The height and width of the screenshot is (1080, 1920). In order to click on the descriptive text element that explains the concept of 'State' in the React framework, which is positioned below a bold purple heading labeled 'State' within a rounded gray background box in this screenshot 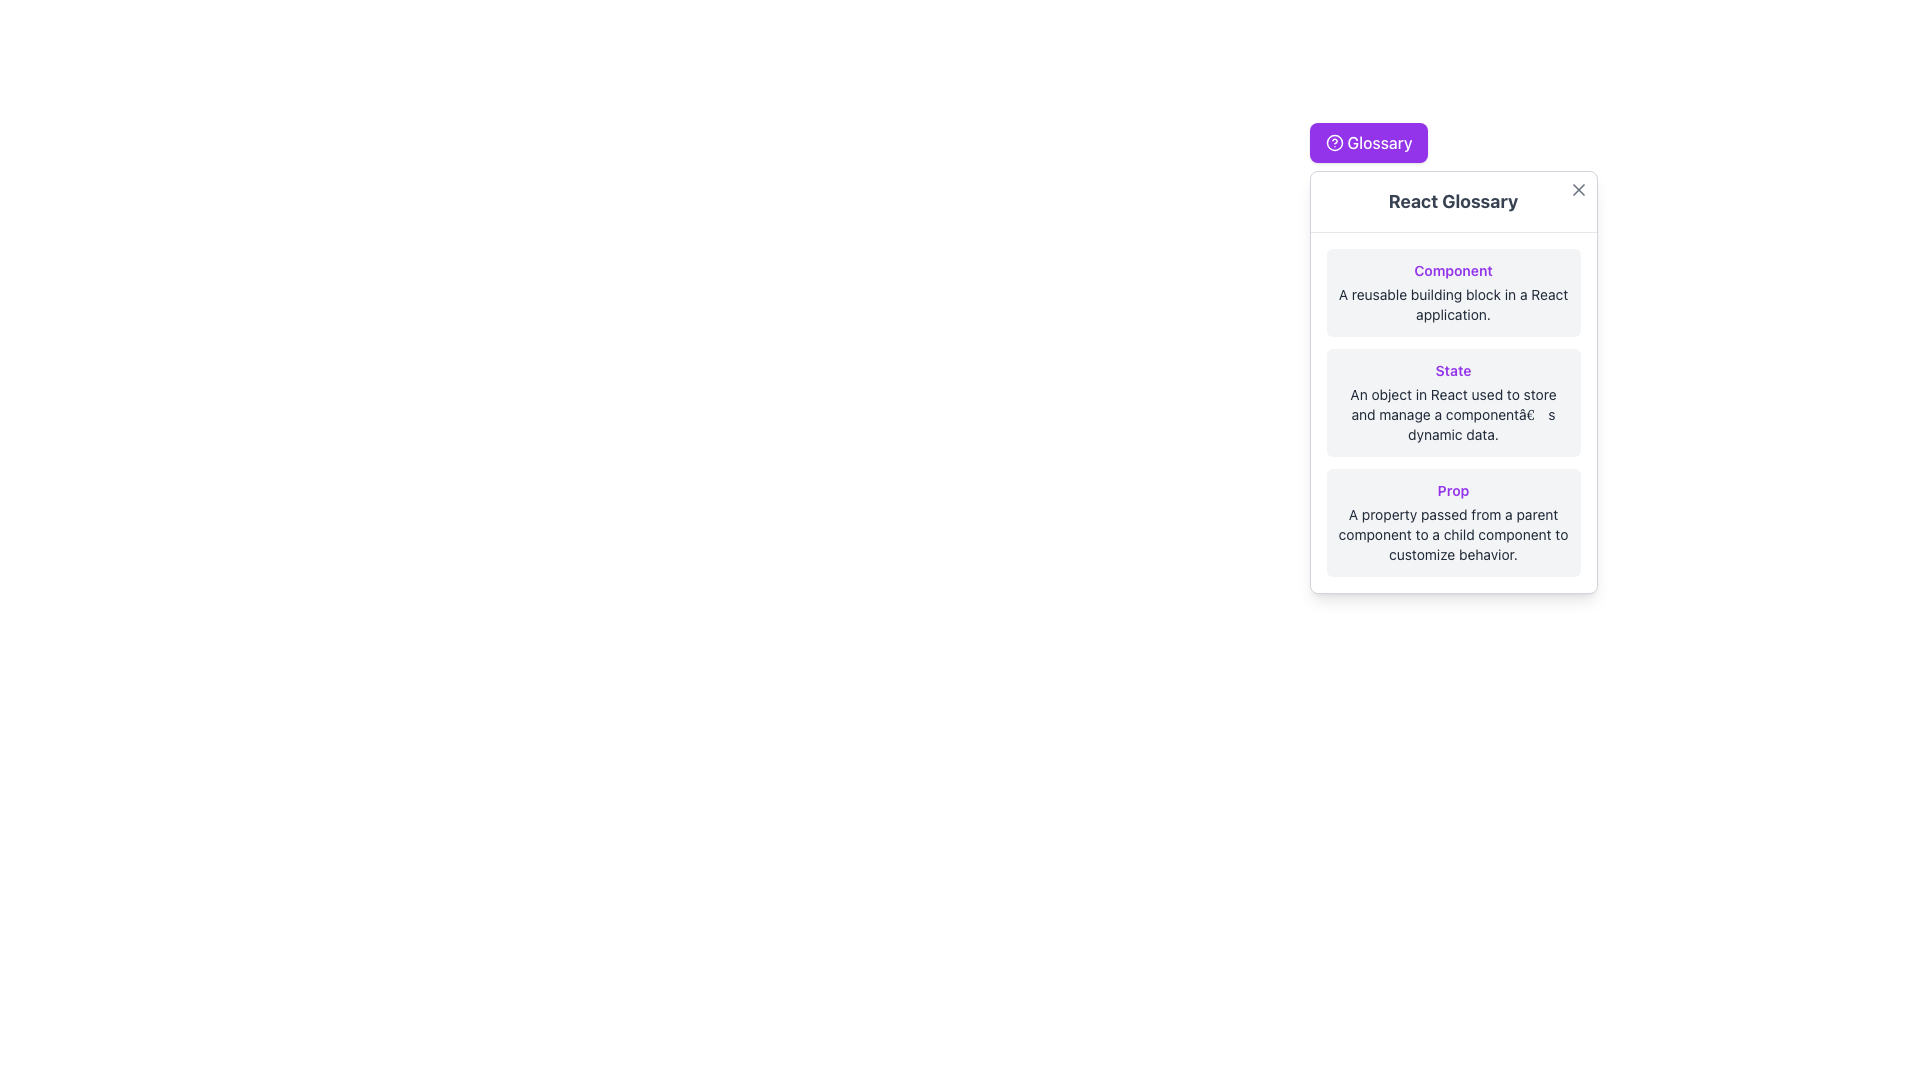, I will do `click(1453, 414)`.